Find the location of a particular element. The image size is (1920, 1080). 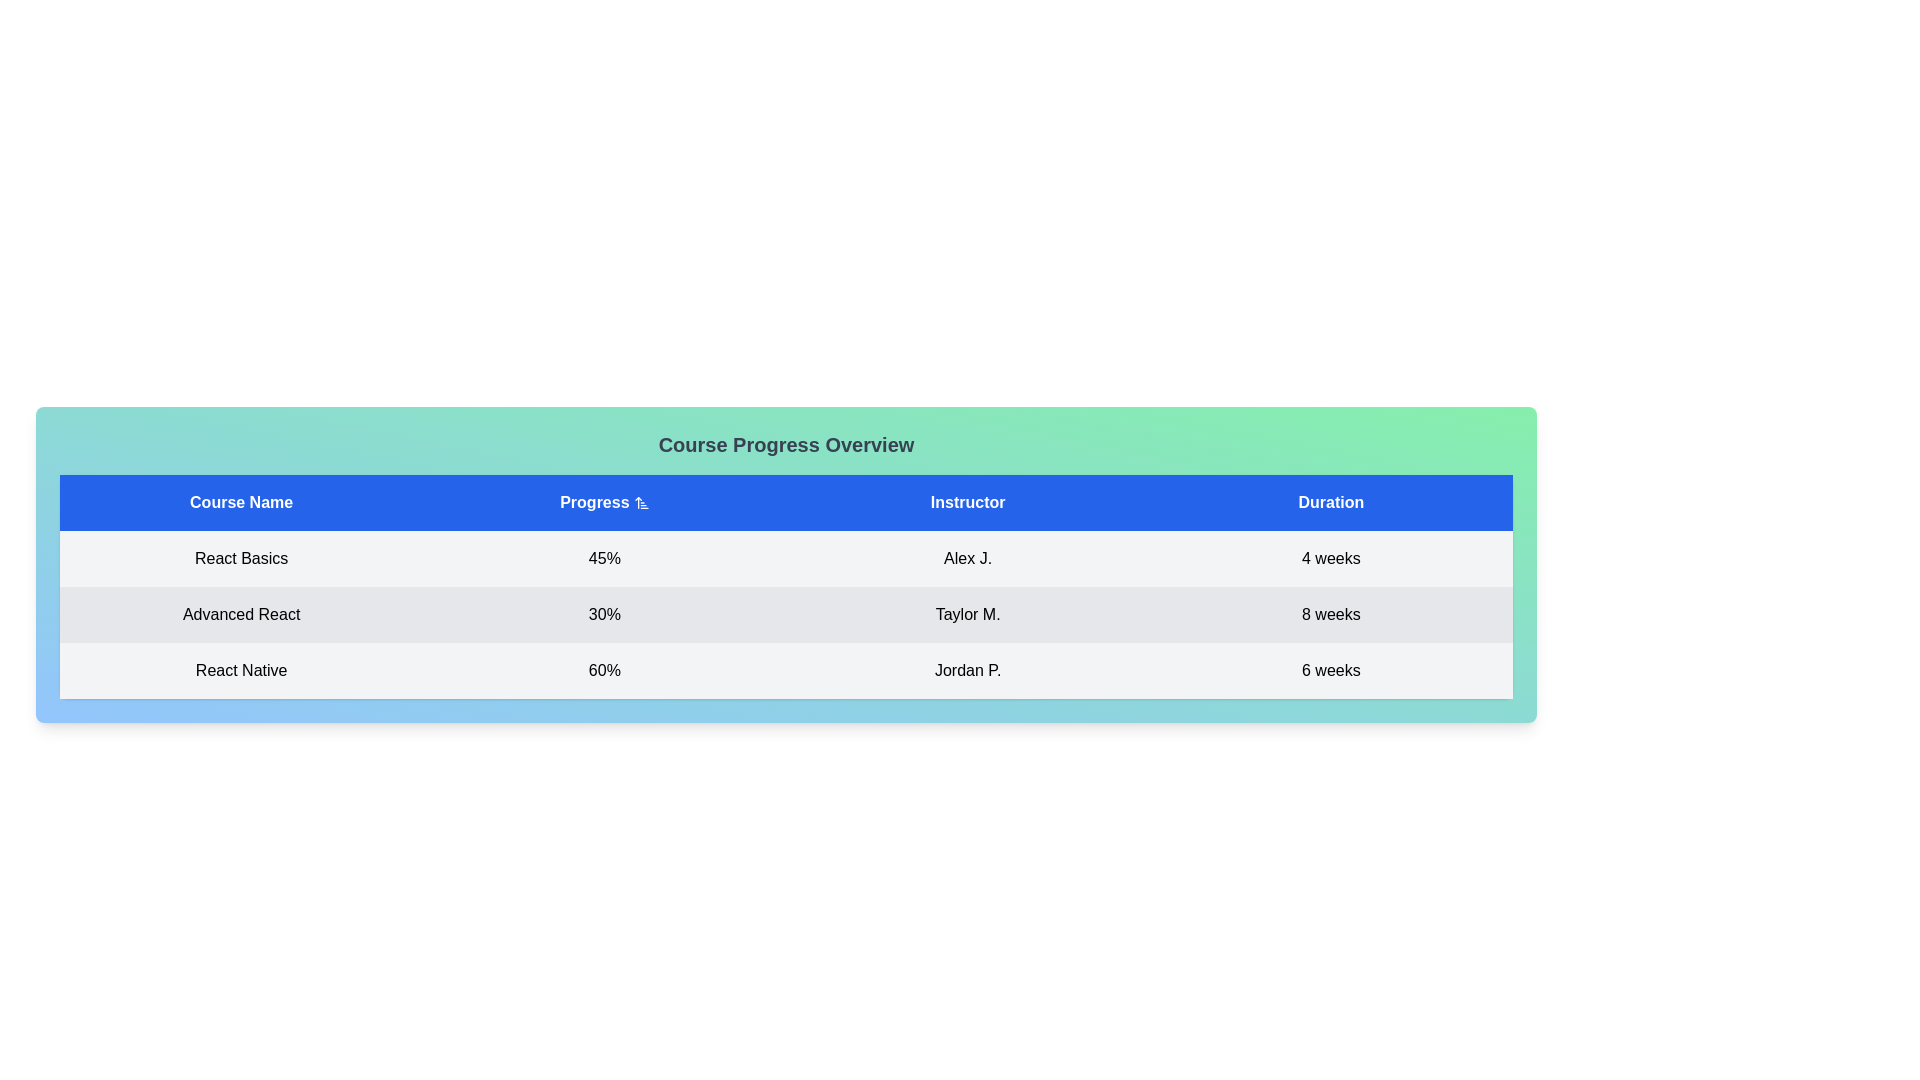

the upward arrow icon next to the 'Progress' header in the table to sort the column is located at coordinates (603, 501).